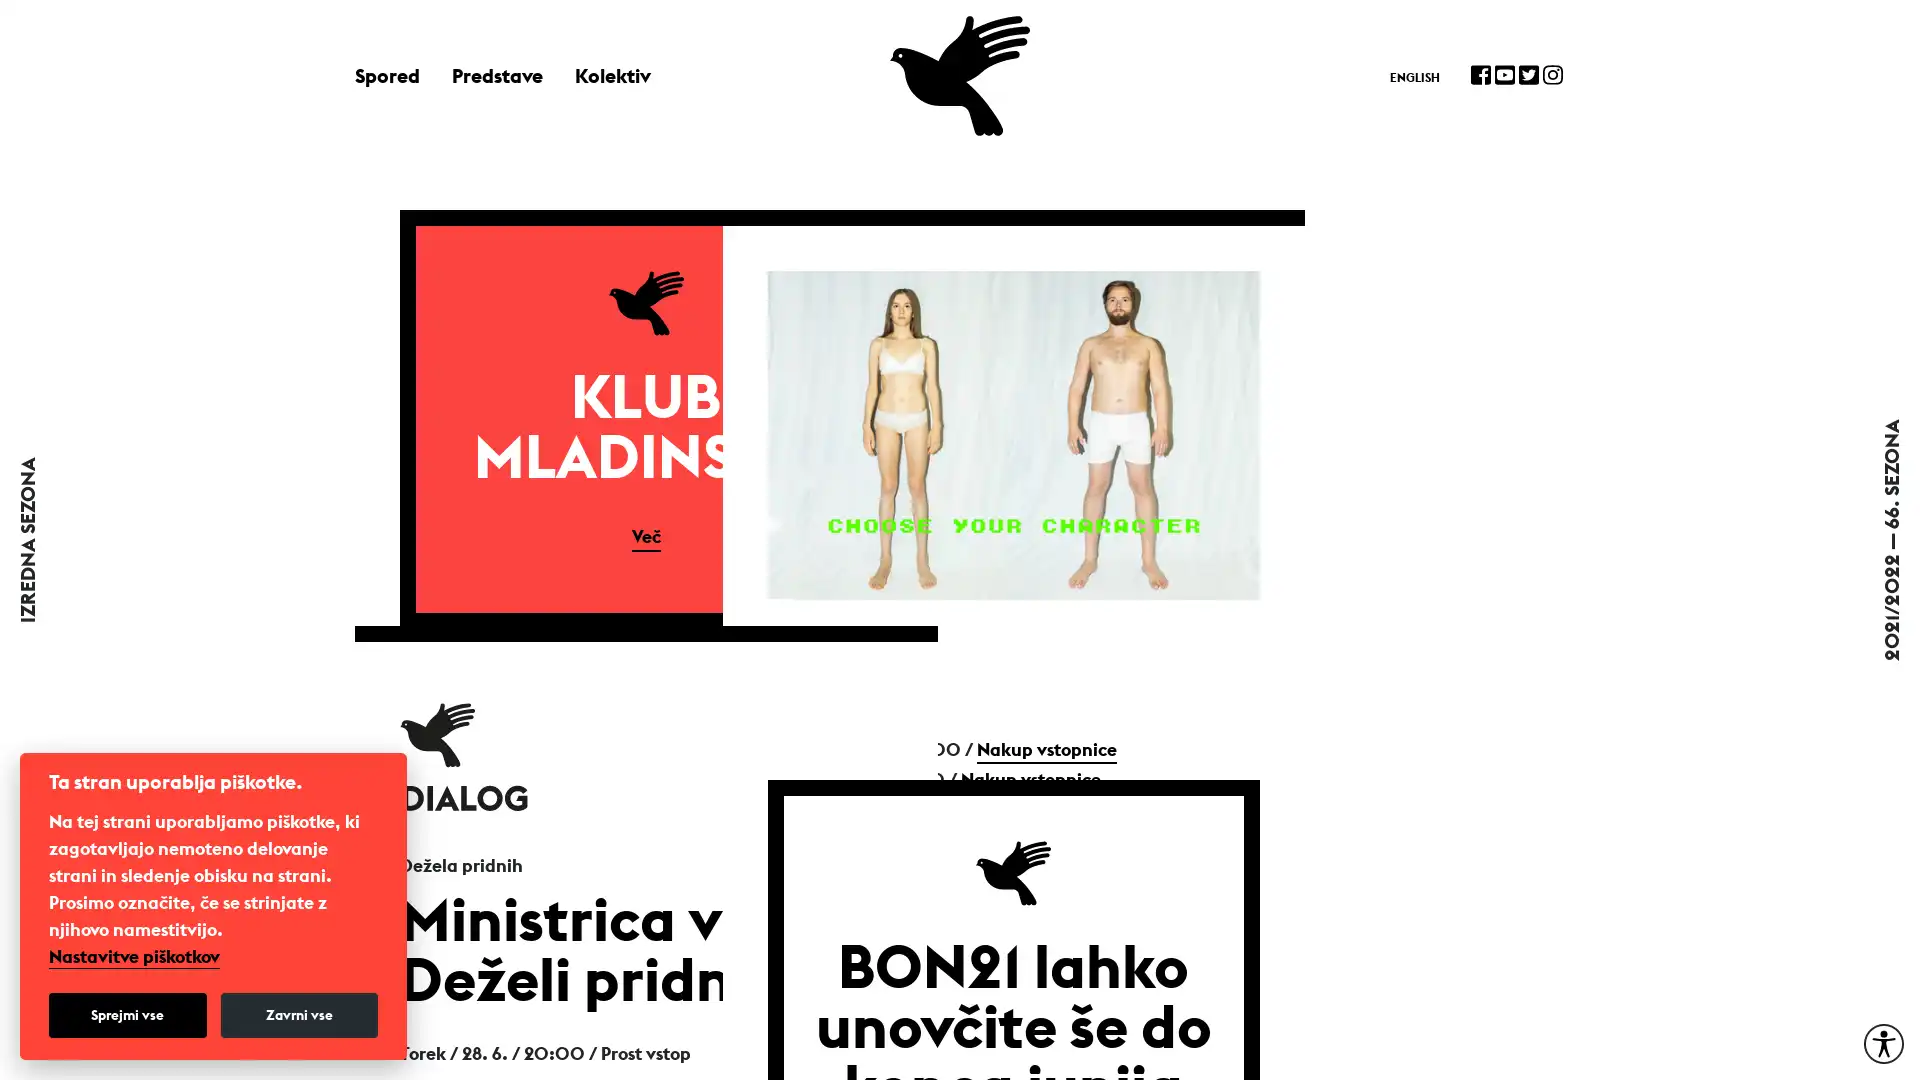 The height and width of the screenshot is (1080, 1920). I want to click on Moznosti za dostopnost, so click(1882, 1043).